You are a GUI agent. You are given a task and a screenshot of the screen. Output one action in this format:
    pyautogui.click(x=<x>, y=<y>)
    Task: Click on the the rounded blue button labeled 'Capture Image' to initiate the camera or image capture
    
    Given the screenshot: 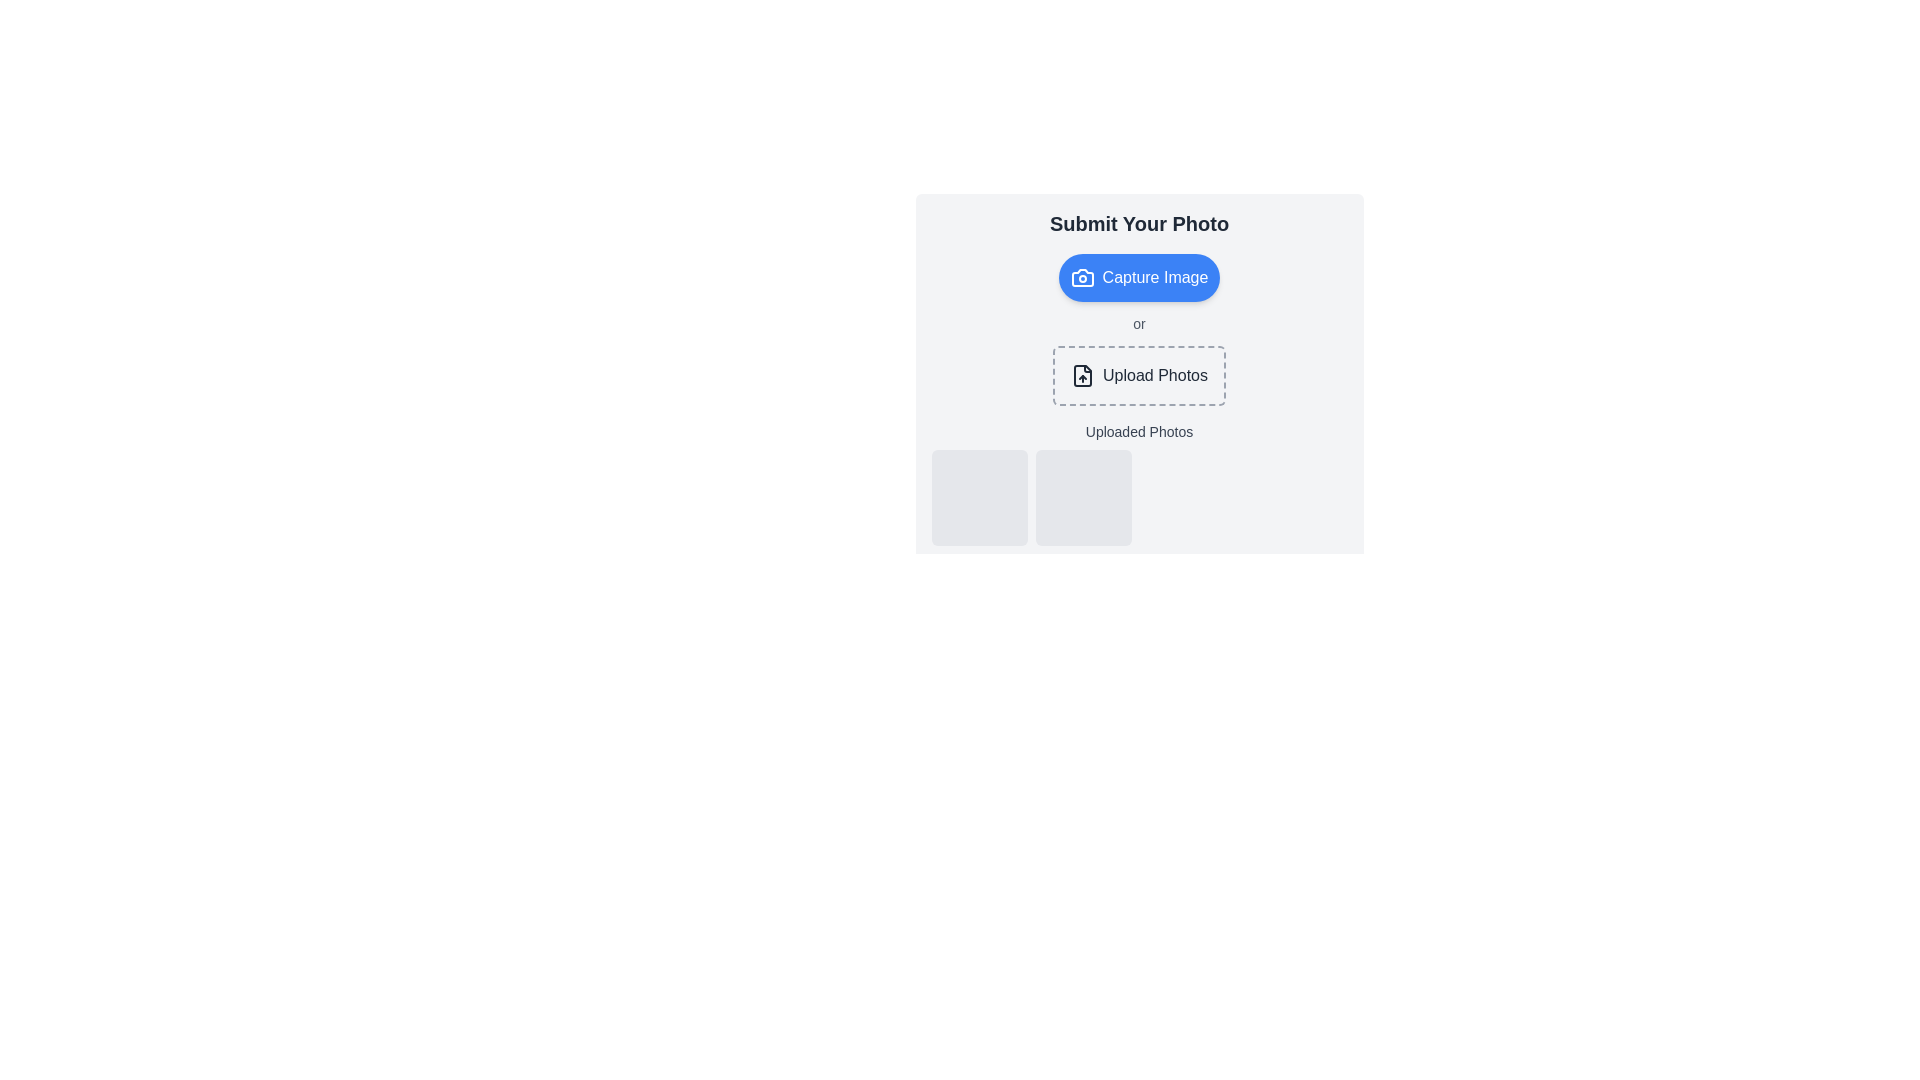 What is the action you would take?
    pyautogui.click(x=1139, y=277)
    